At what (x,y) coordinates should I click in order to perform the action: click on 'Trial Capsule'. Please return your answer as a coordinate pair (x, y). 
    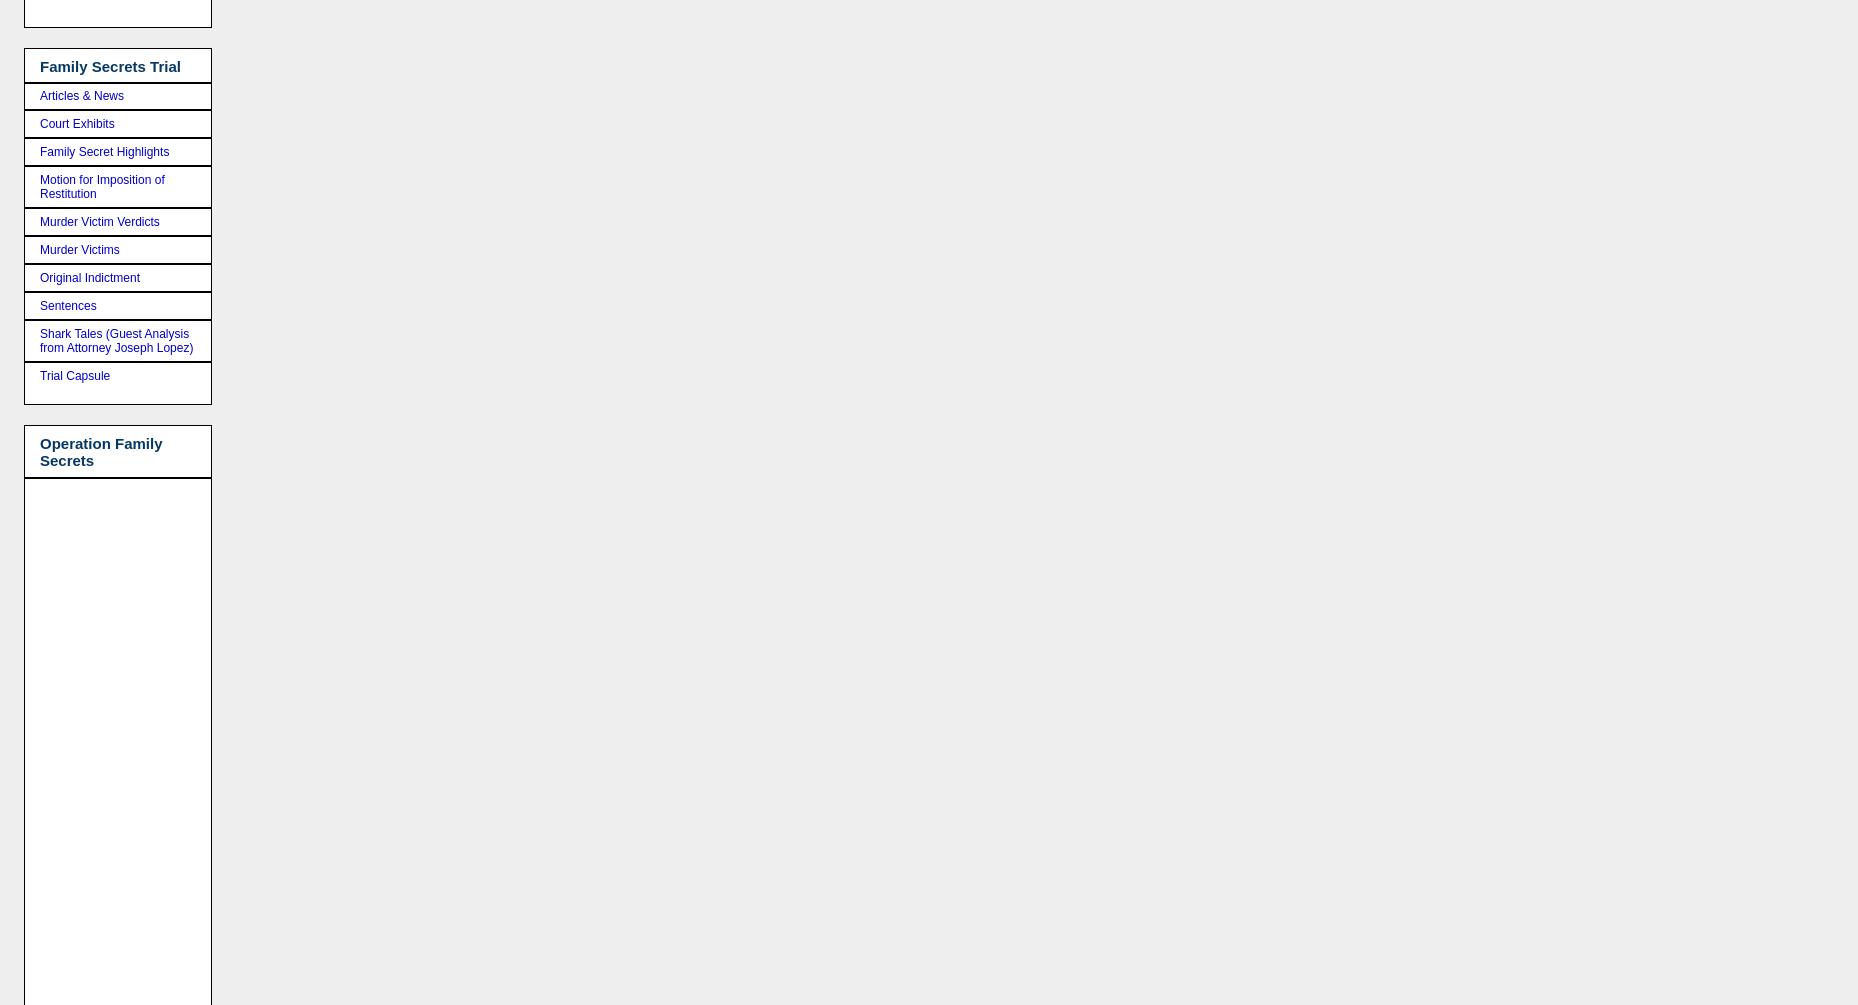
    Looking at the image, I should click on (74, 375).